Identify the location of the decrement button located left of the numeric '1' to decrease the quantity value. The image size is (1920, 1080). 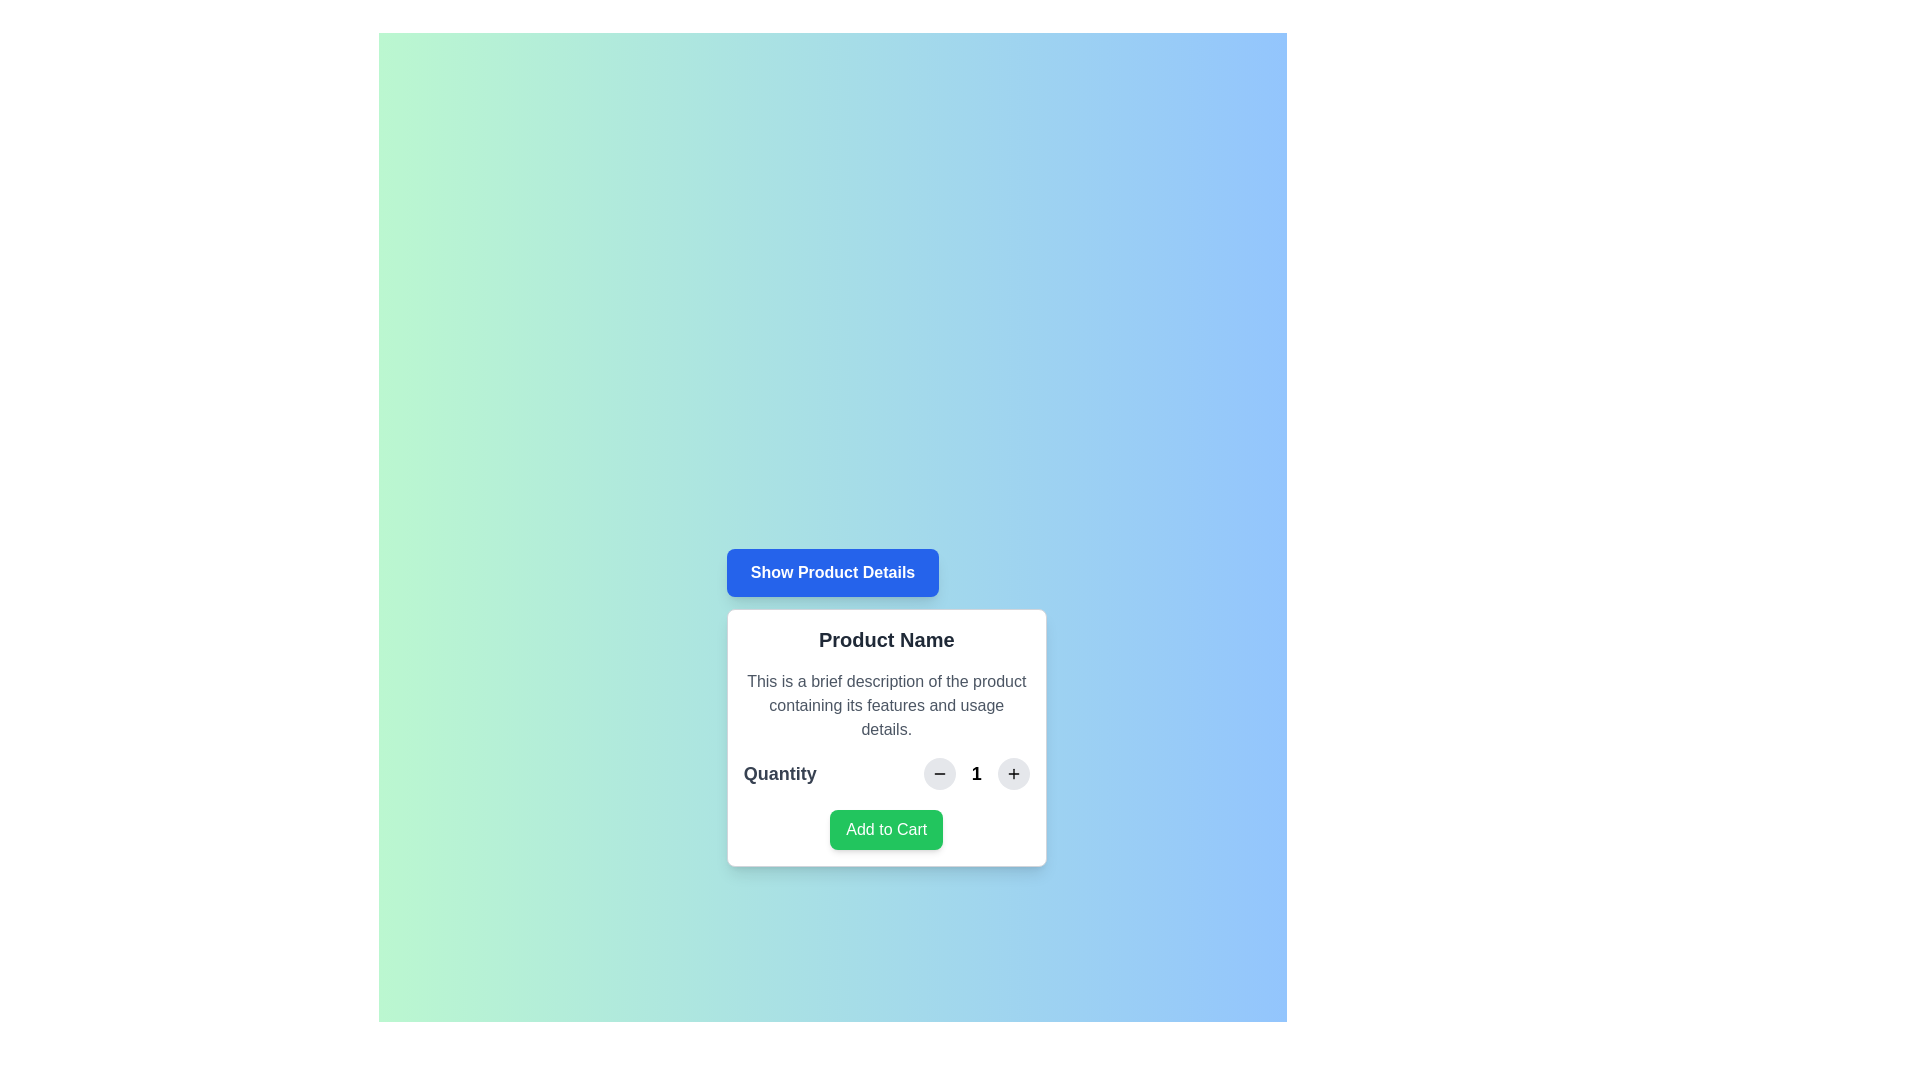
(938, 773).